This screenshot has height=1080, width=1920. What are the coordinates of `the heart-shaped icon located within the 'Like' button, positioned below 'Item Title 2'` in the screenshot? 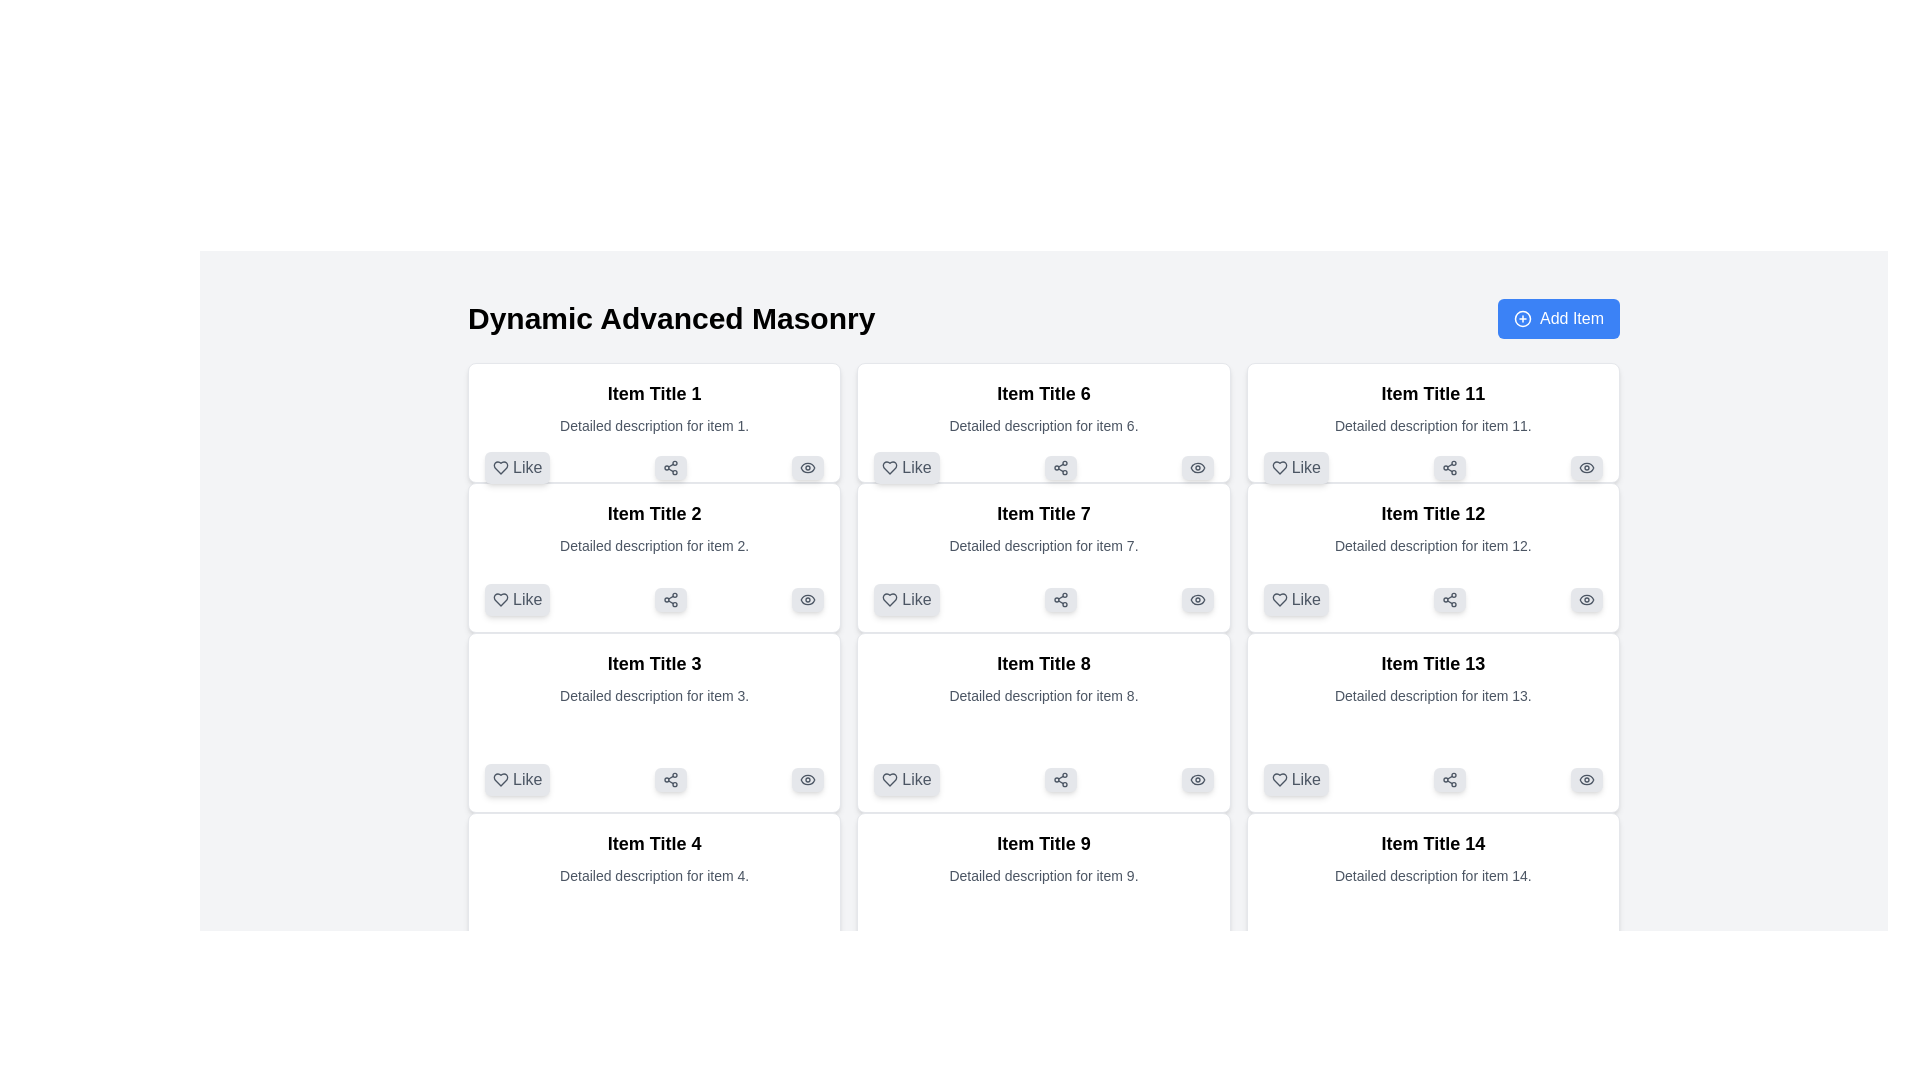 It's located at (500, 599).